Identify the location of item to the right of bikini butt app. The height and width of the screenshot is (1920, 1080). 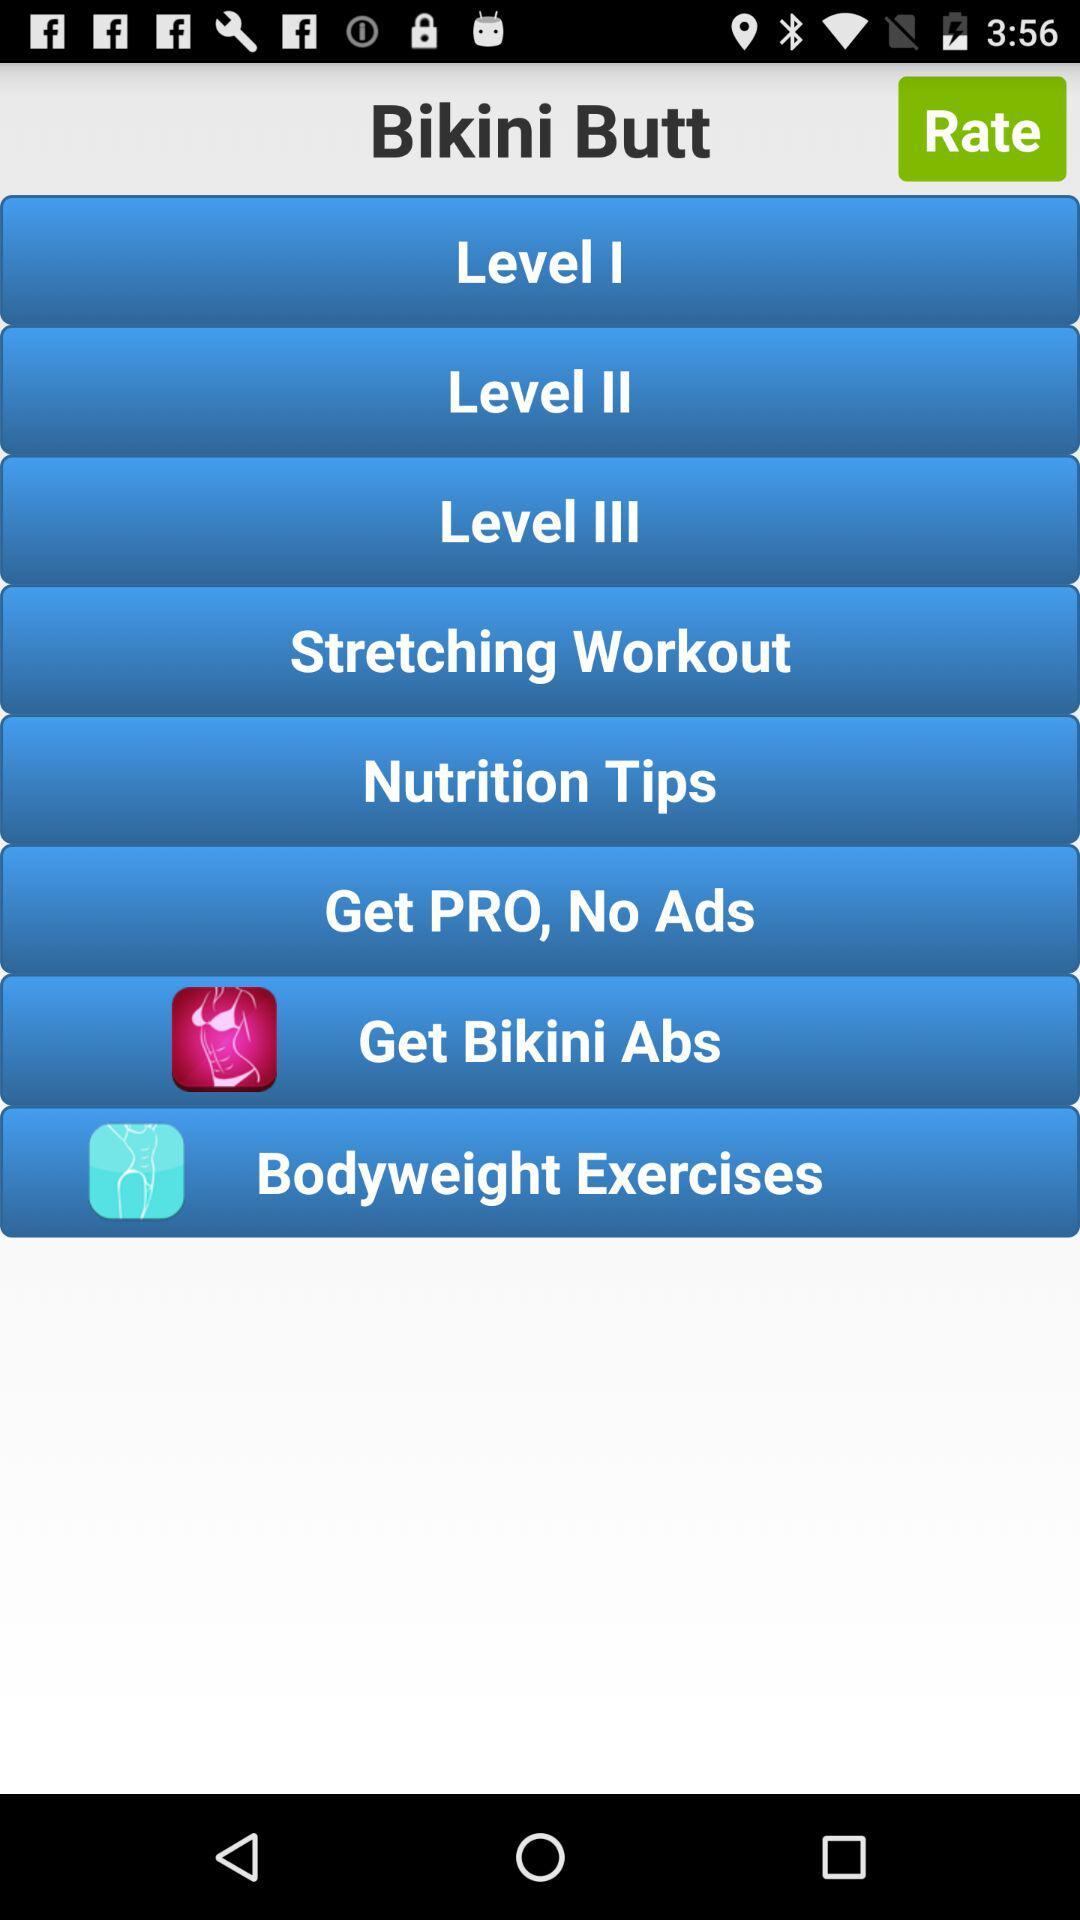
(981, 128).